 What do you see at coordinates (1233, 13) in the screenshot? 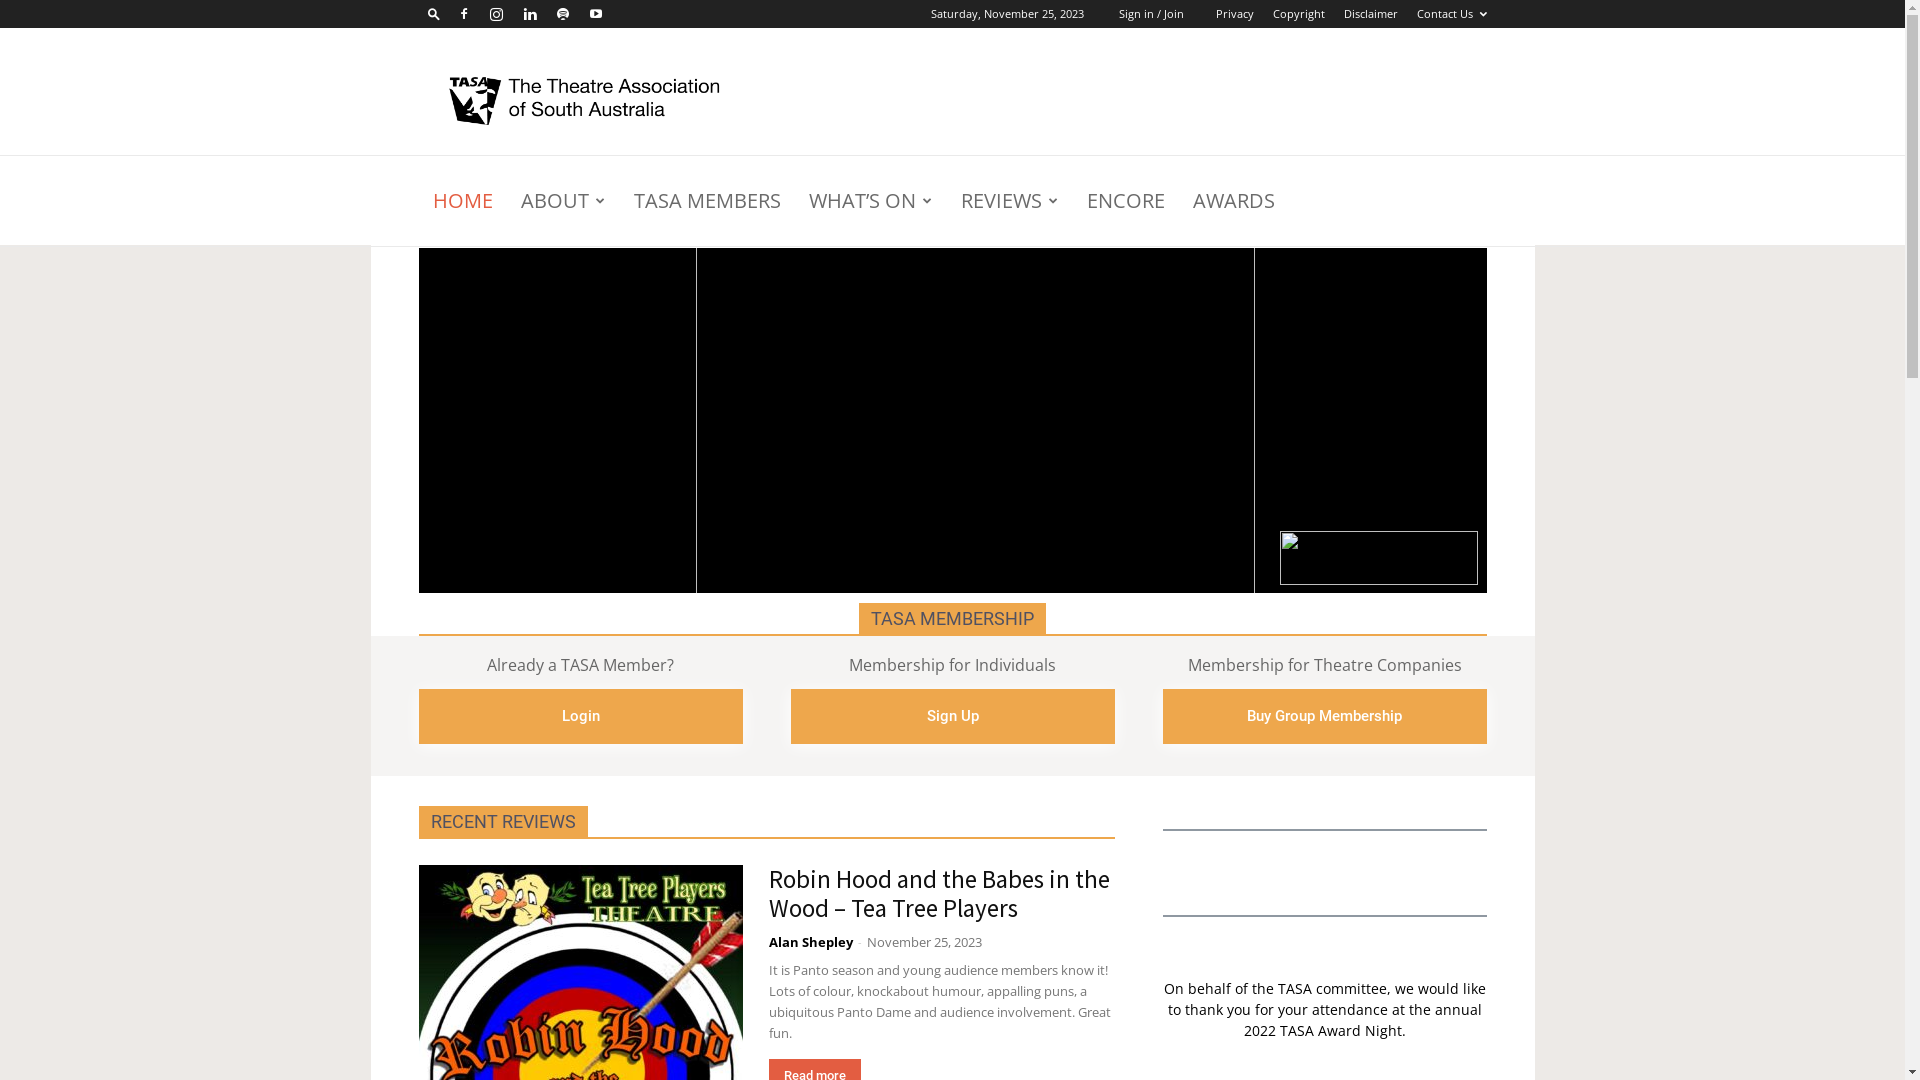
I see `'Privacy'` at bounding box center [1233, 13].